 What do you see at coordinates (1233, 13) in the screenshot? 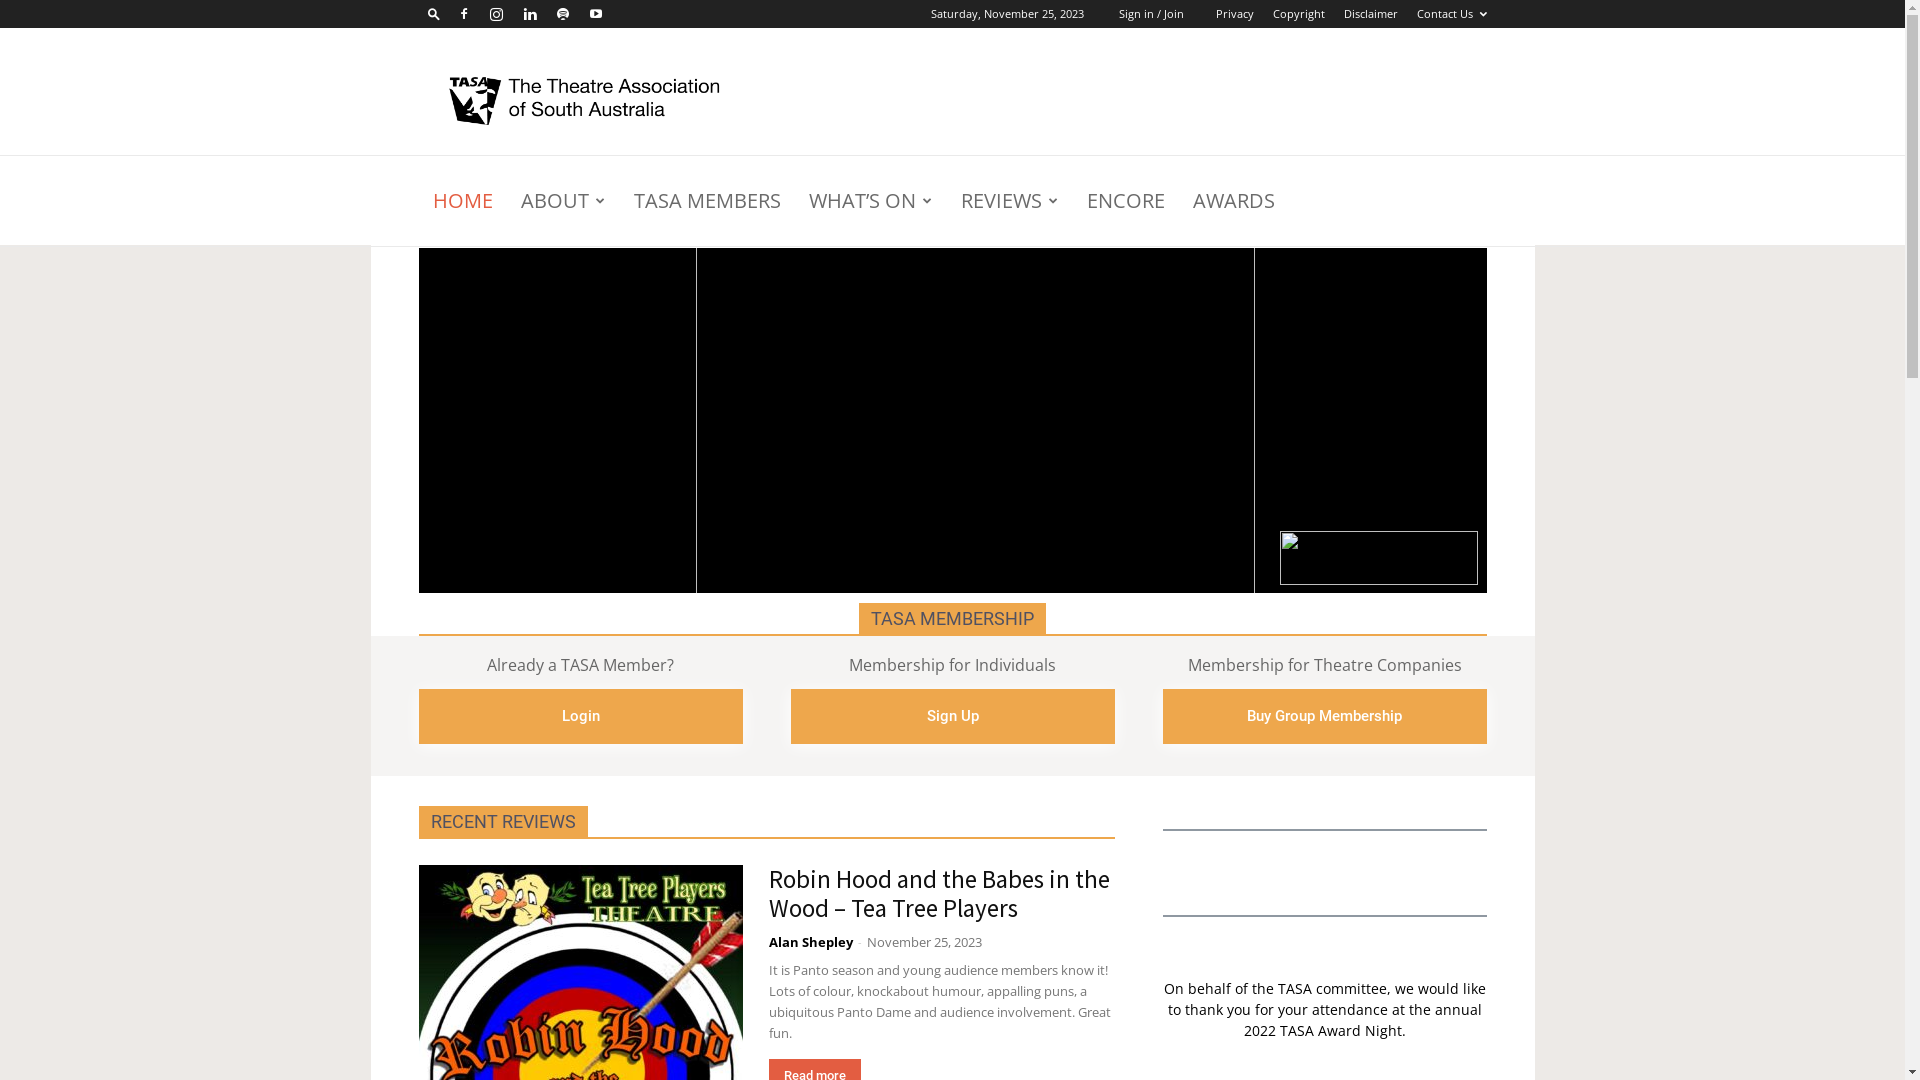
I see `'Privacy'` at bounding box center [1233, 13].